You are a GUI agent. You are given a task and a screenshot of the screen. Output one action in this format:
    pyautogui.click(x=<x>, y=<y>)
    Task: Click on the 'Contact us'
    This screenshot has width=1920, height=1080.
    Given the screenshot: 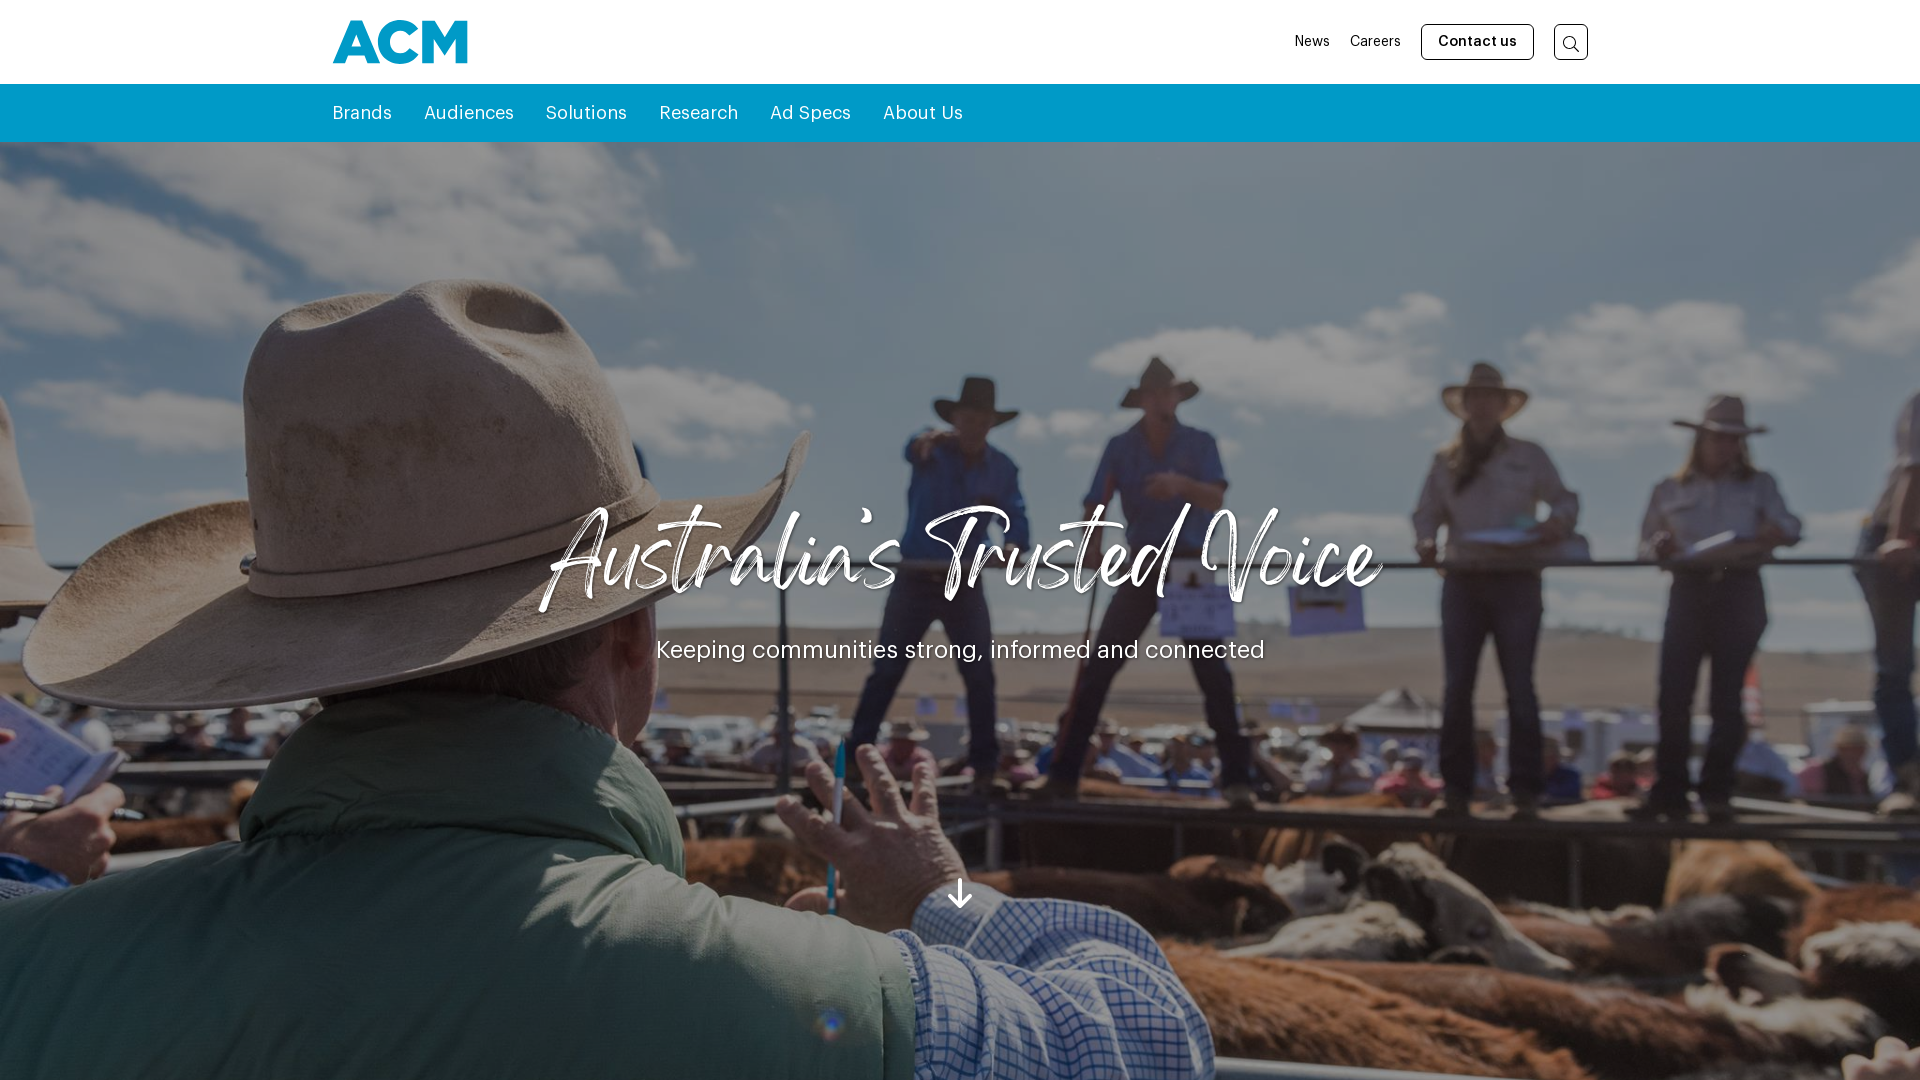 What is the action you would take?
    pyautogui.click(x=1477, y=42)
    